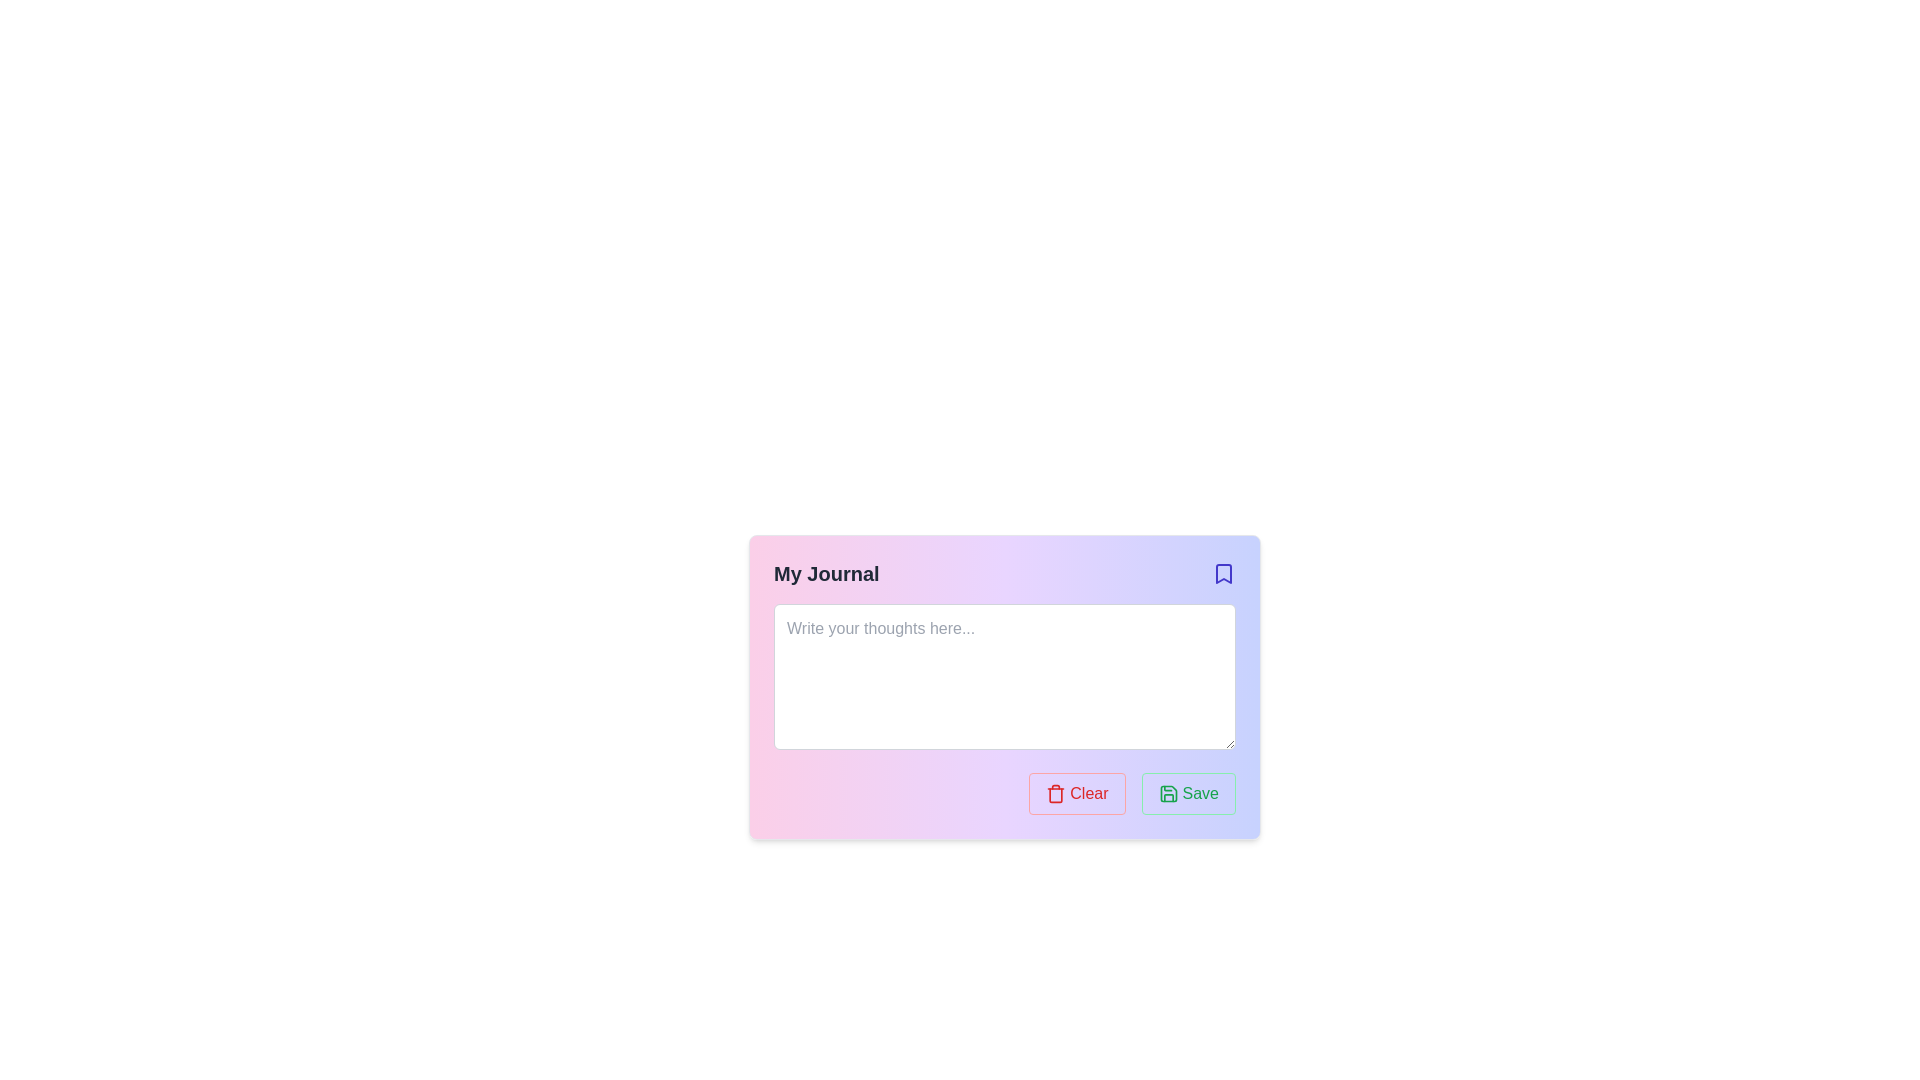 This screenshot has height=1080, width=1920. I want to click on the trash bin icon that indicates the delete or clear action, located to the left of the 'Clear' button text below the text input field labeled 'Write your thoughts here...', so click(1055, 793).